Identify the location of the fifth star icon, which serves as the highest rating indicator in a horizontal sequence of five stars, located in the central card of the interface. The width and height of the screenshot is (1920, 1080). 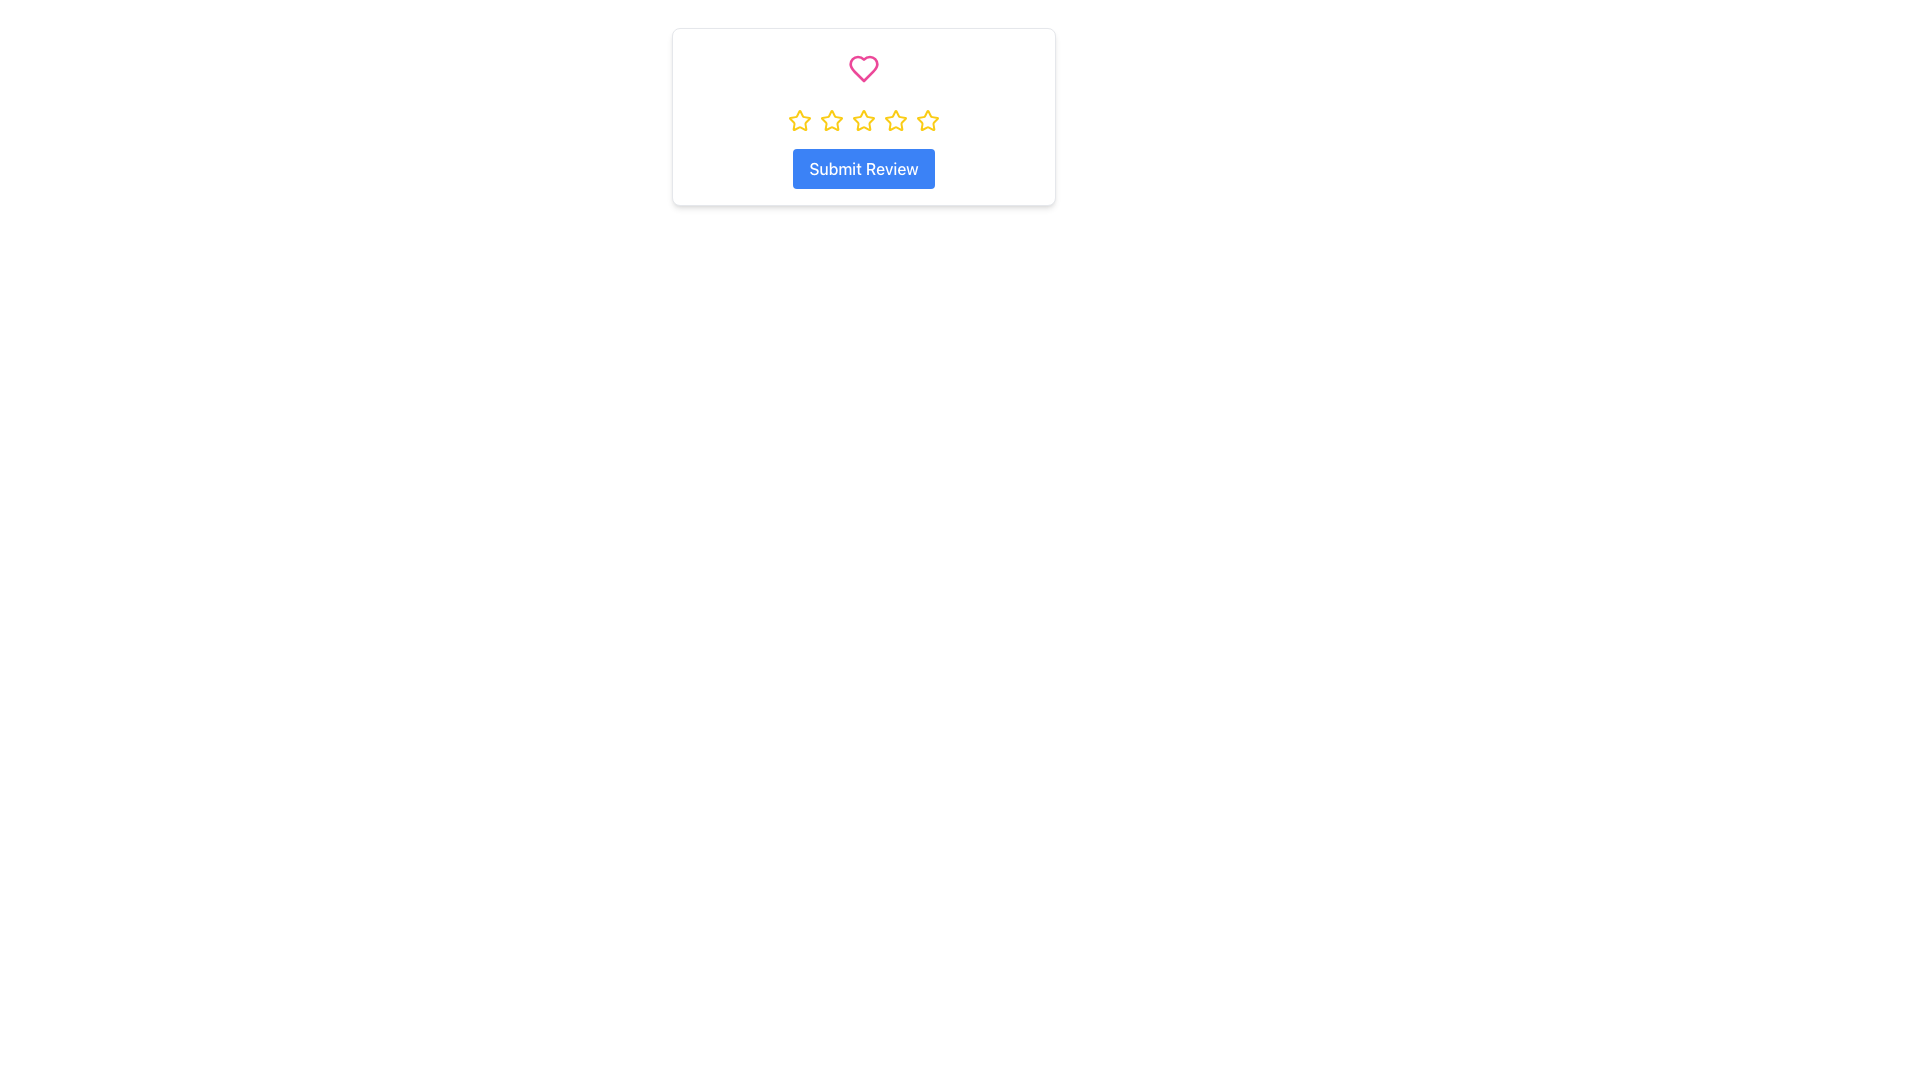
(926, 120).